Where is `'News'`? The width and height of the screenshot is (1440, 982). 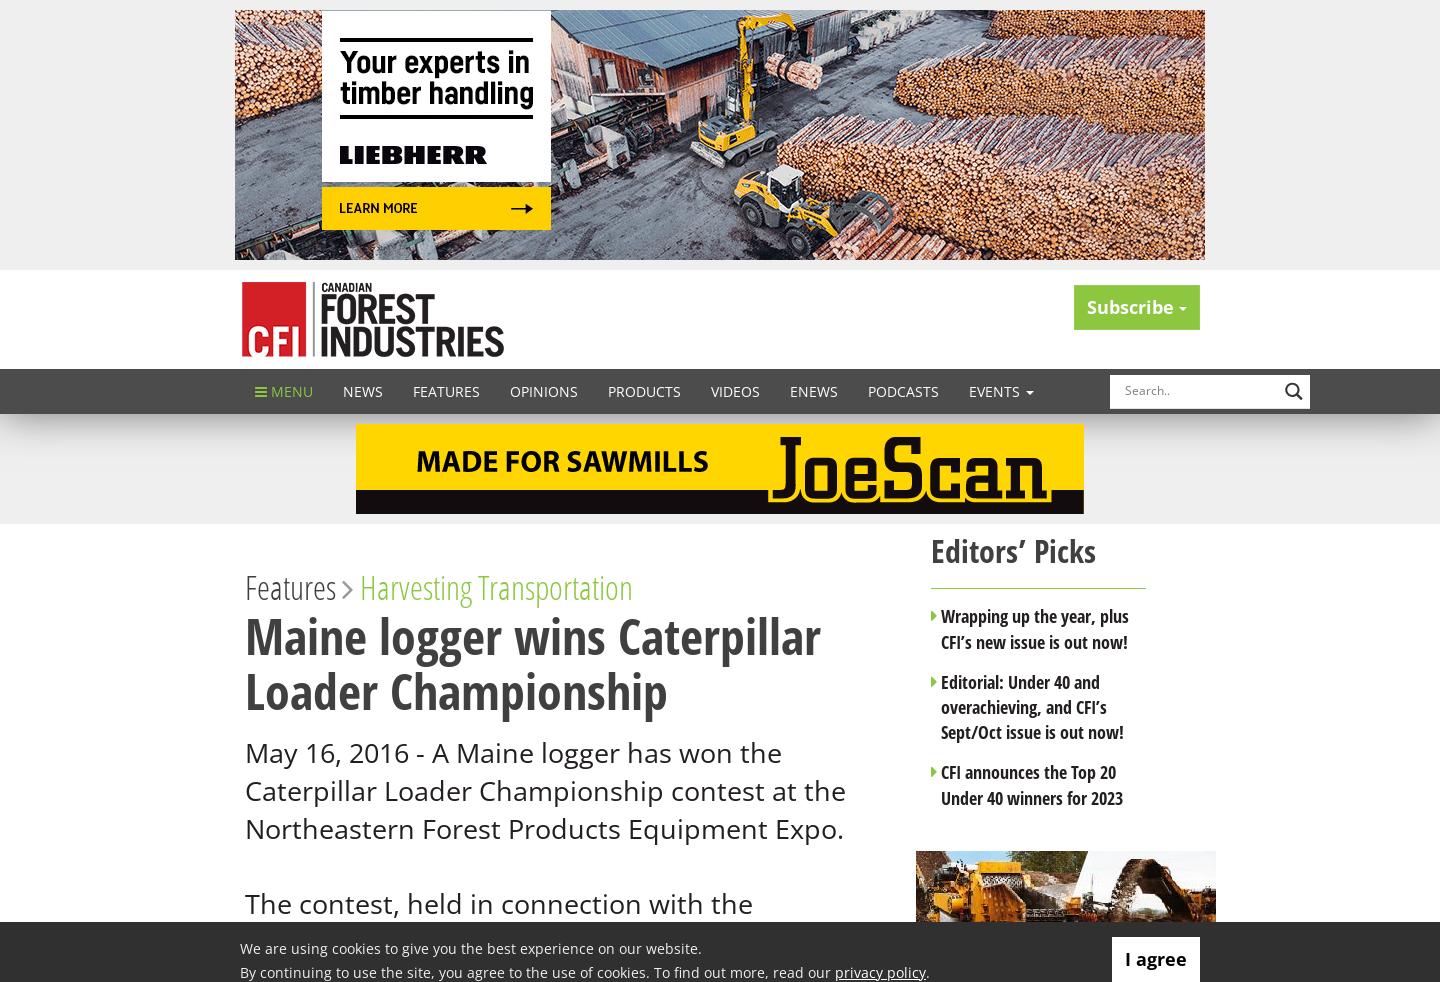 'News' is located at coordinates (362, 390).